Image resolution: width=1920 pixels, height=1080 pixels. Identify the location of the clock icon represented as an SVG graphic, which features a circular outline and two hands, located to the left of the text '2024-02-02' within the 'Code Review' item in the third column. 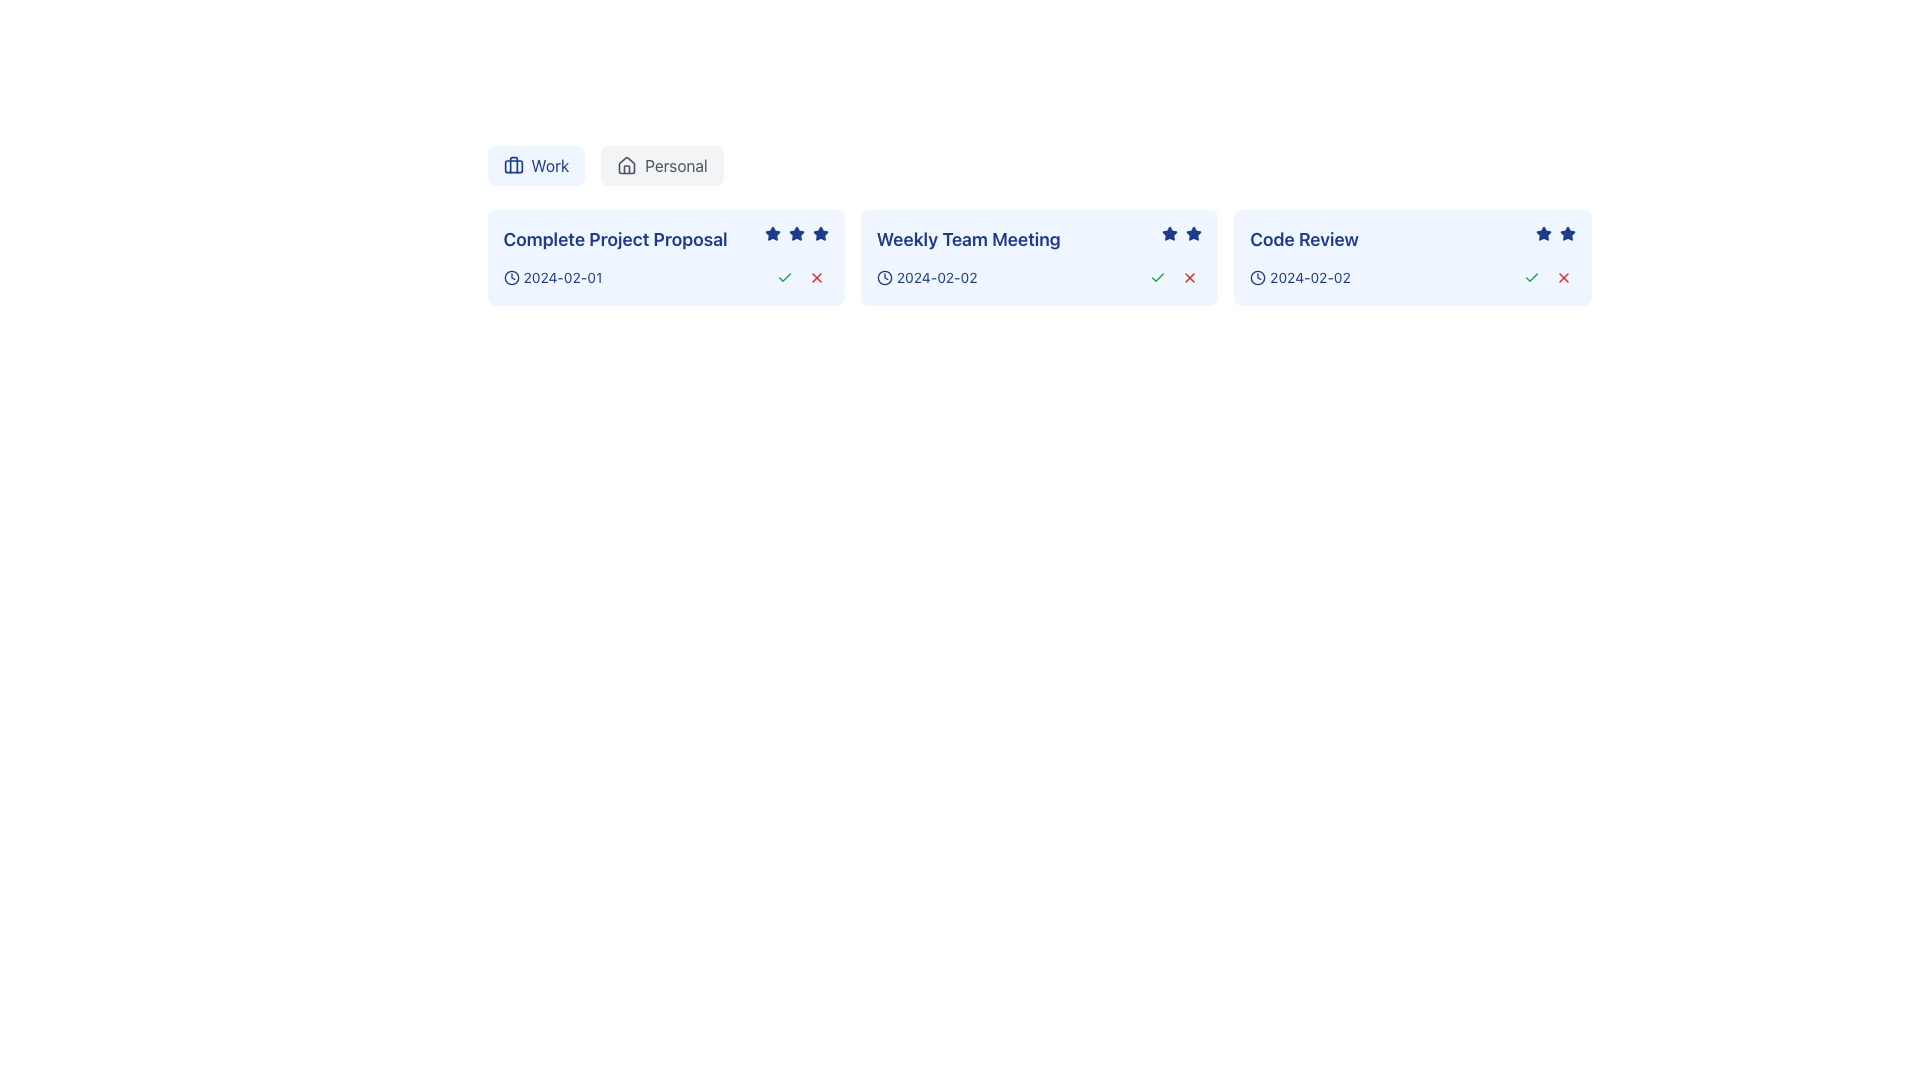
(1257, 277).